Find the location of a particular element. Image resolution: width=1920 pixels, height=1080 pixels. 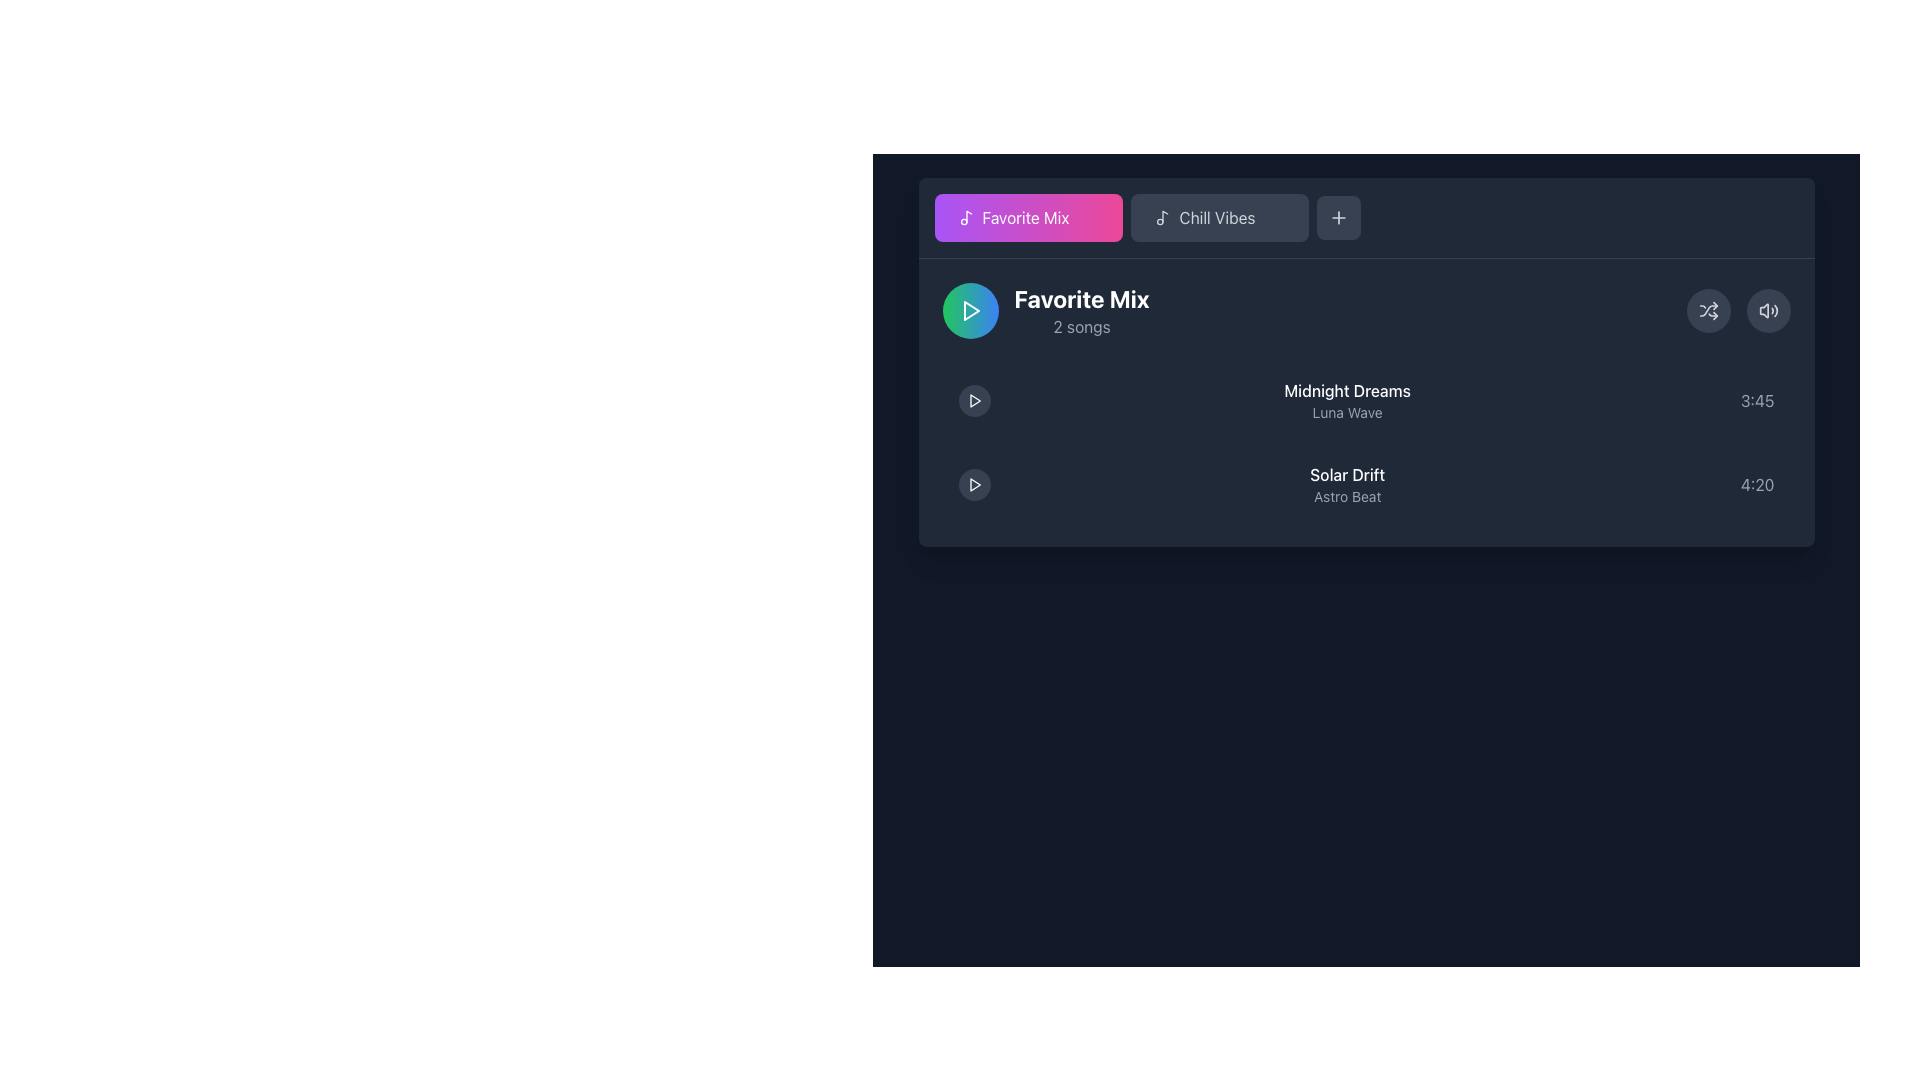

the play icon, which is a small triangle pointing to the right, located within a circular button on the left of the 'Favorite Mix' song list header is located at coordinates (971, 311).